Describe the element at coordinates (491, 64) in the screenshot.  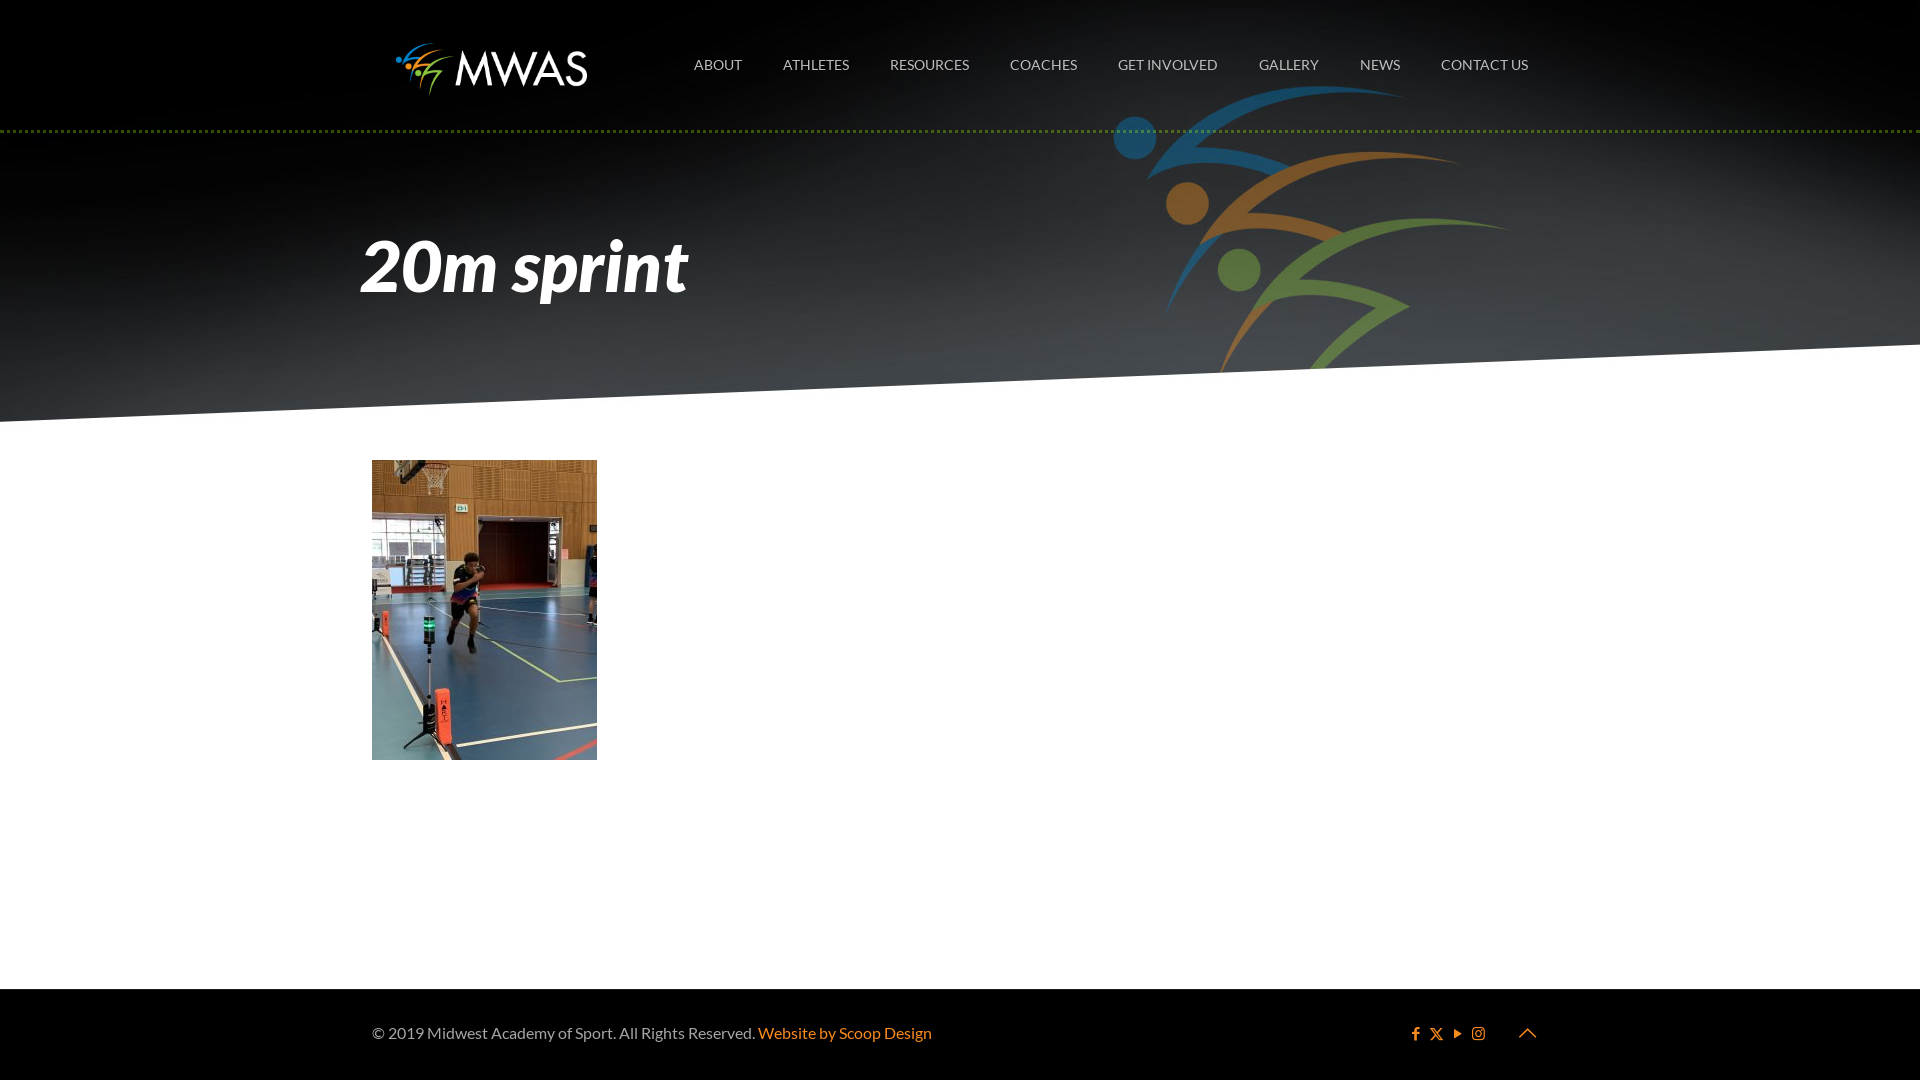
I see `'Midwest Academy of Sport'` at that location.